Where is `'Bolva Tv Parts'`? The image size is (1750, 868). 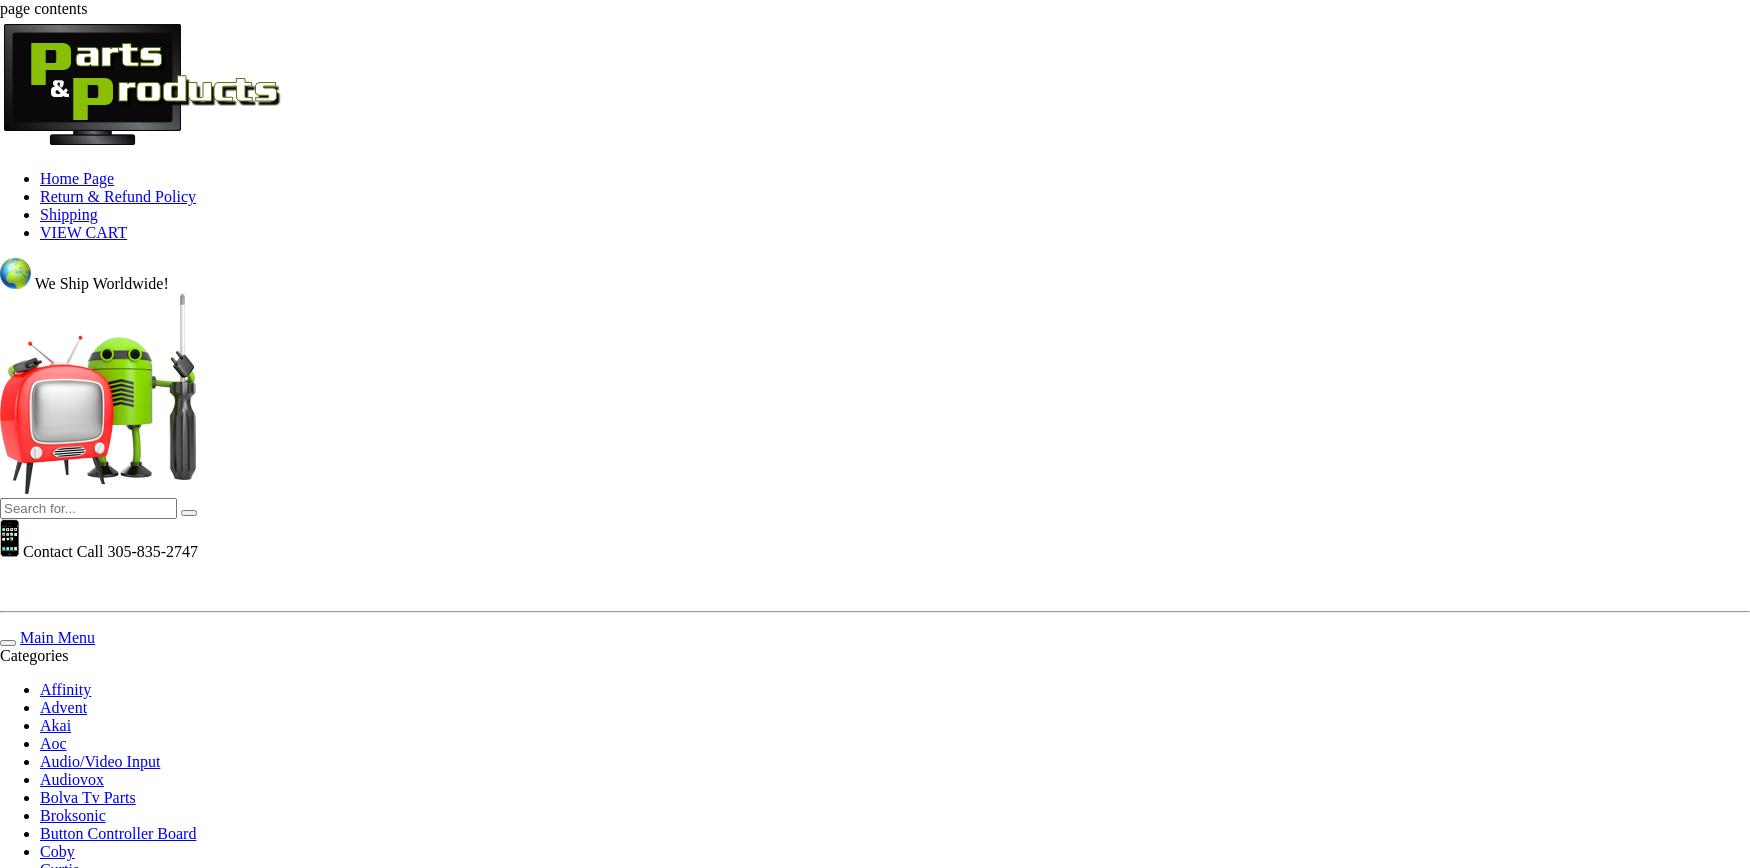 'Bolva Tv Parts' is located at coordinates (87, 797).